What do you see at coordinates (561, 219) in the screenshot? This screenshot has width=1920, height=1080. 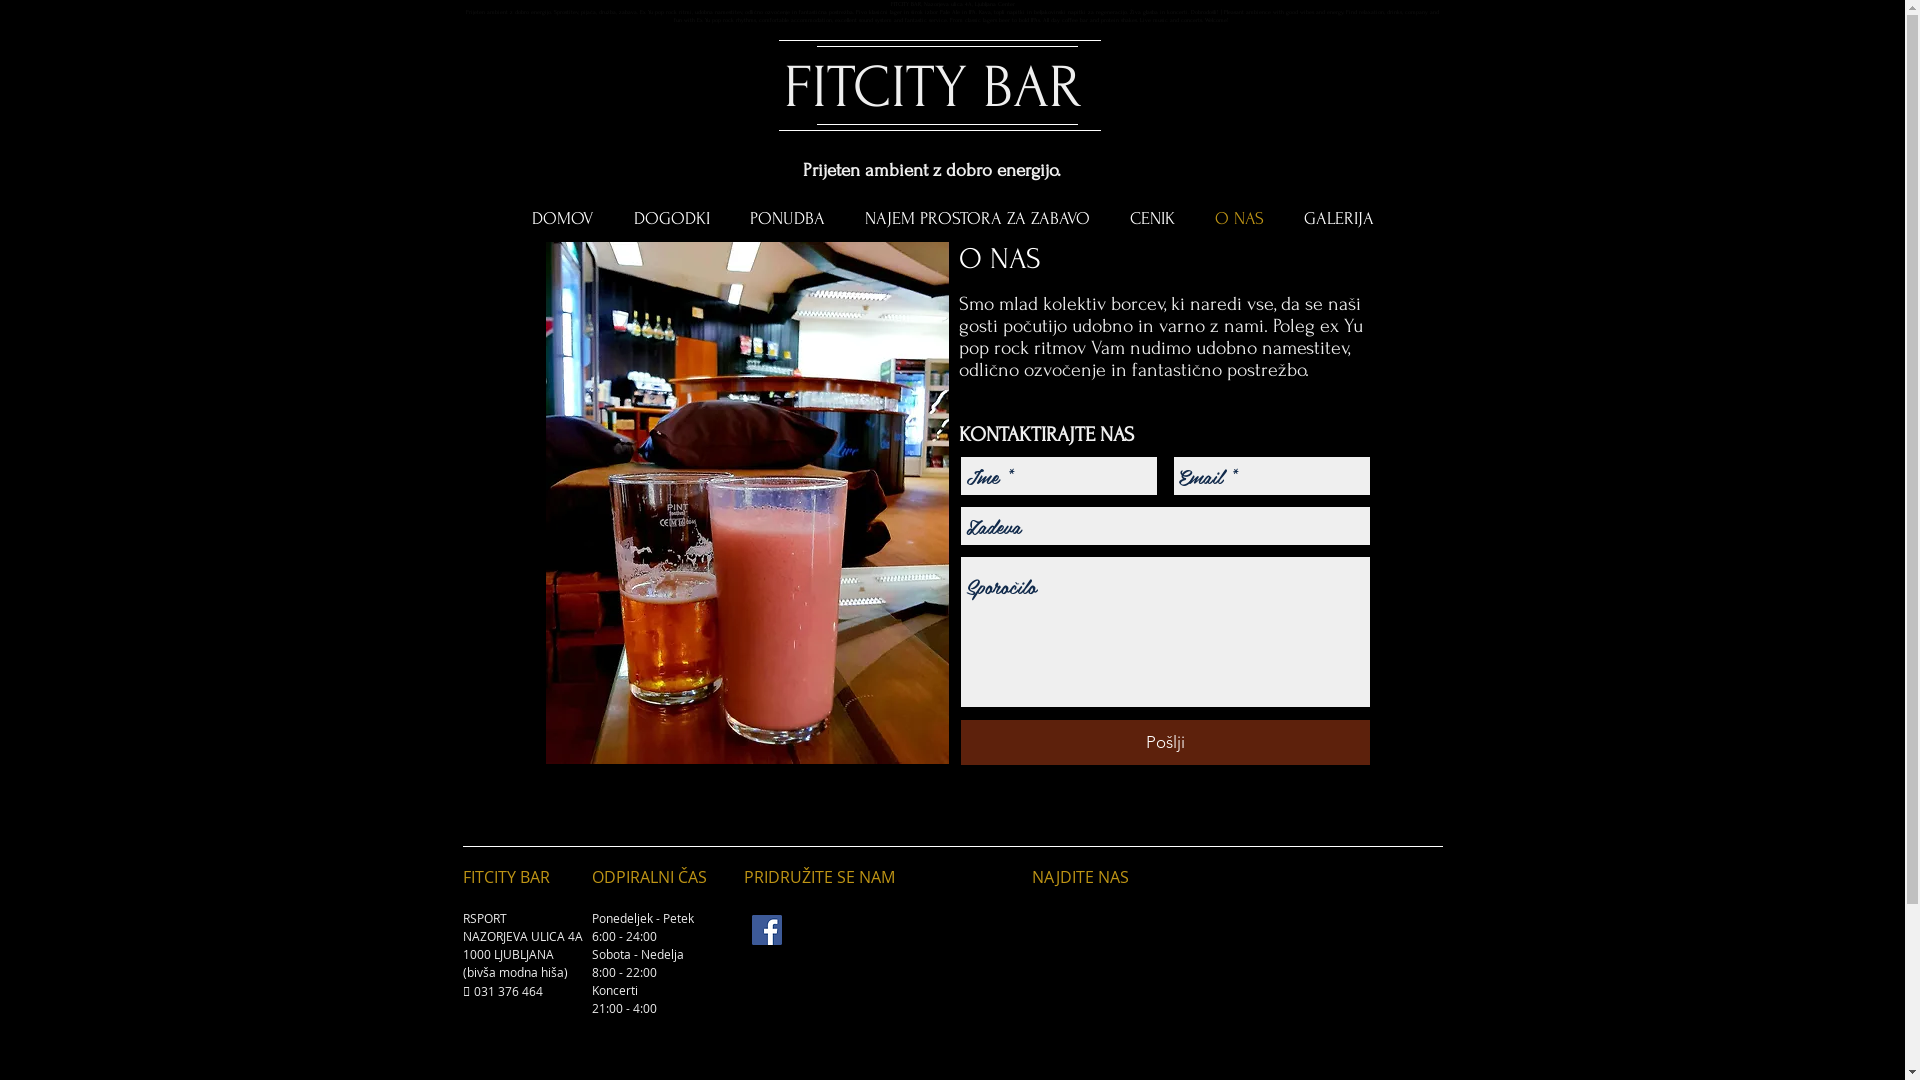 I see `'DOMOV'` at bounding box center [561, 219].